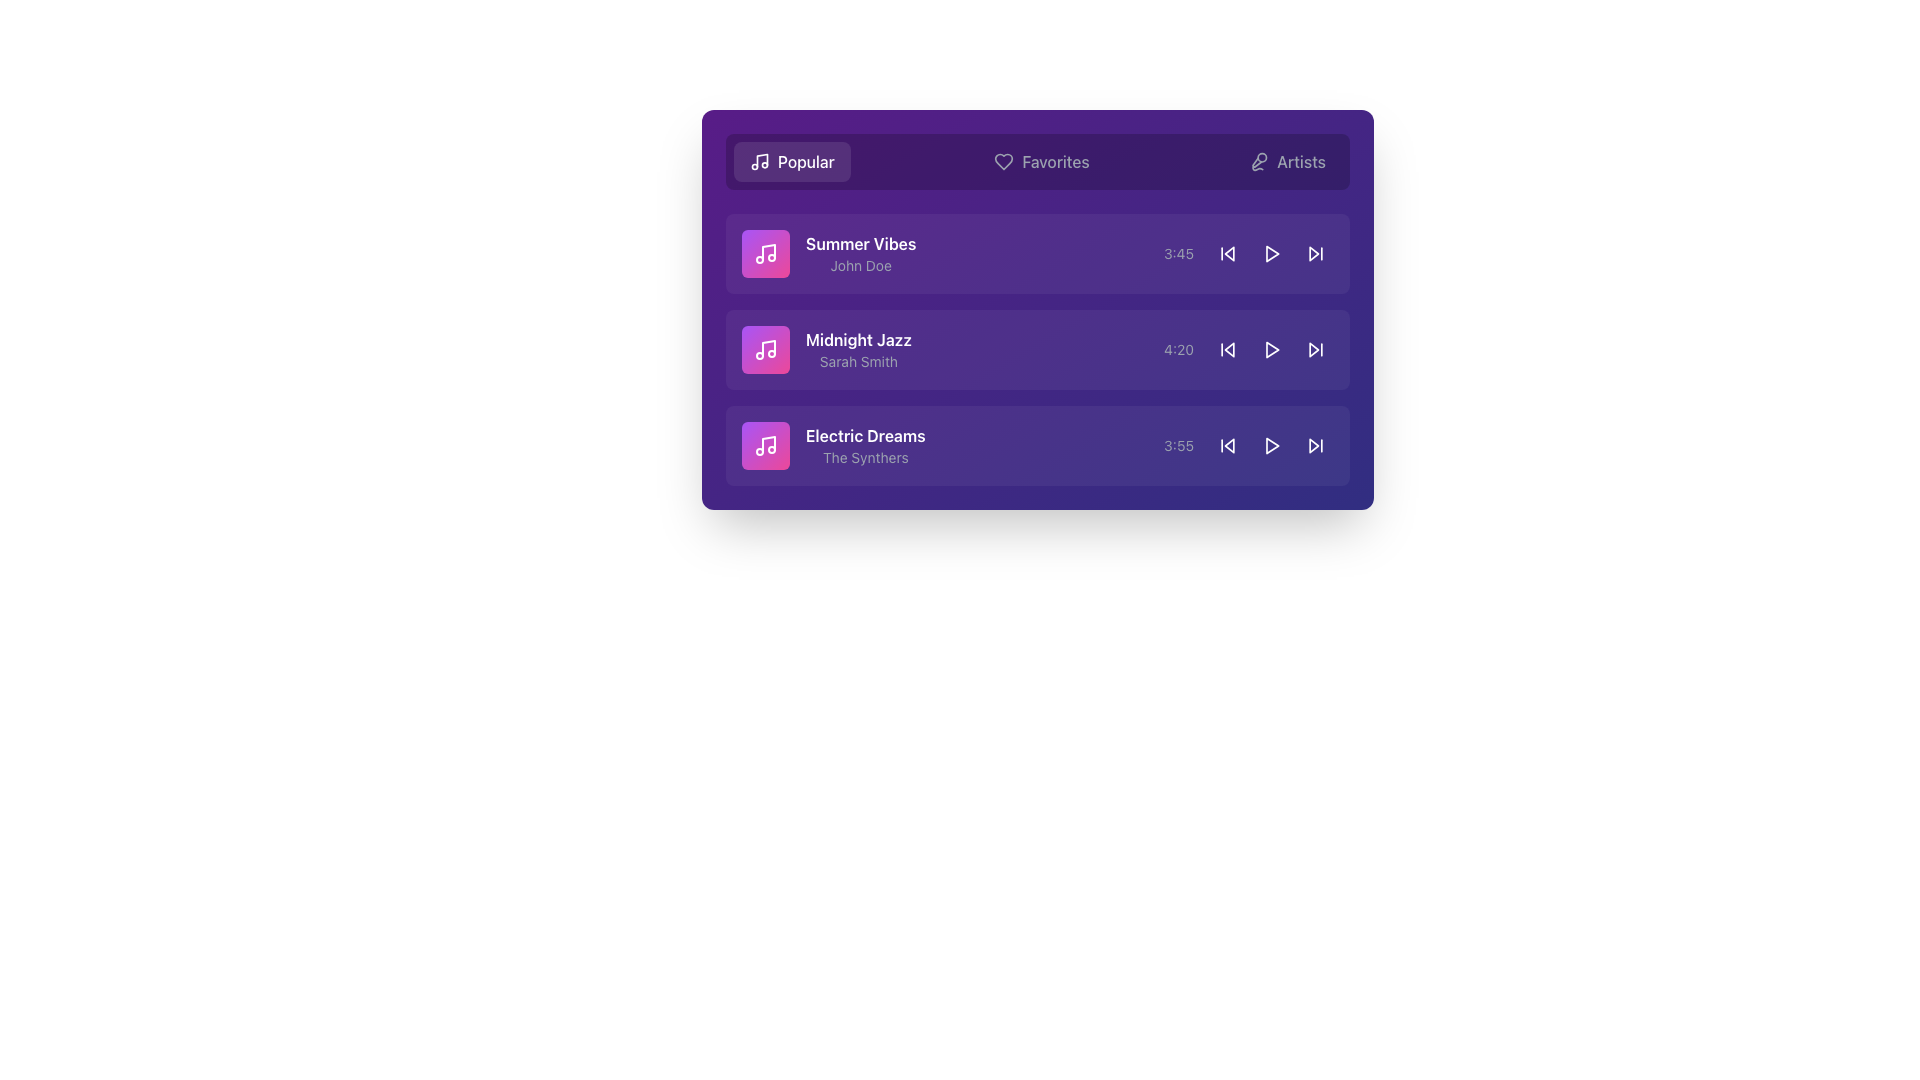  I want to click on the musical note icon representing the 'Electric Dreams' playlist, which is styled with a gradient-filled purple and pink background and located at the left of the third card in the music playlist list, so click(765, 445).